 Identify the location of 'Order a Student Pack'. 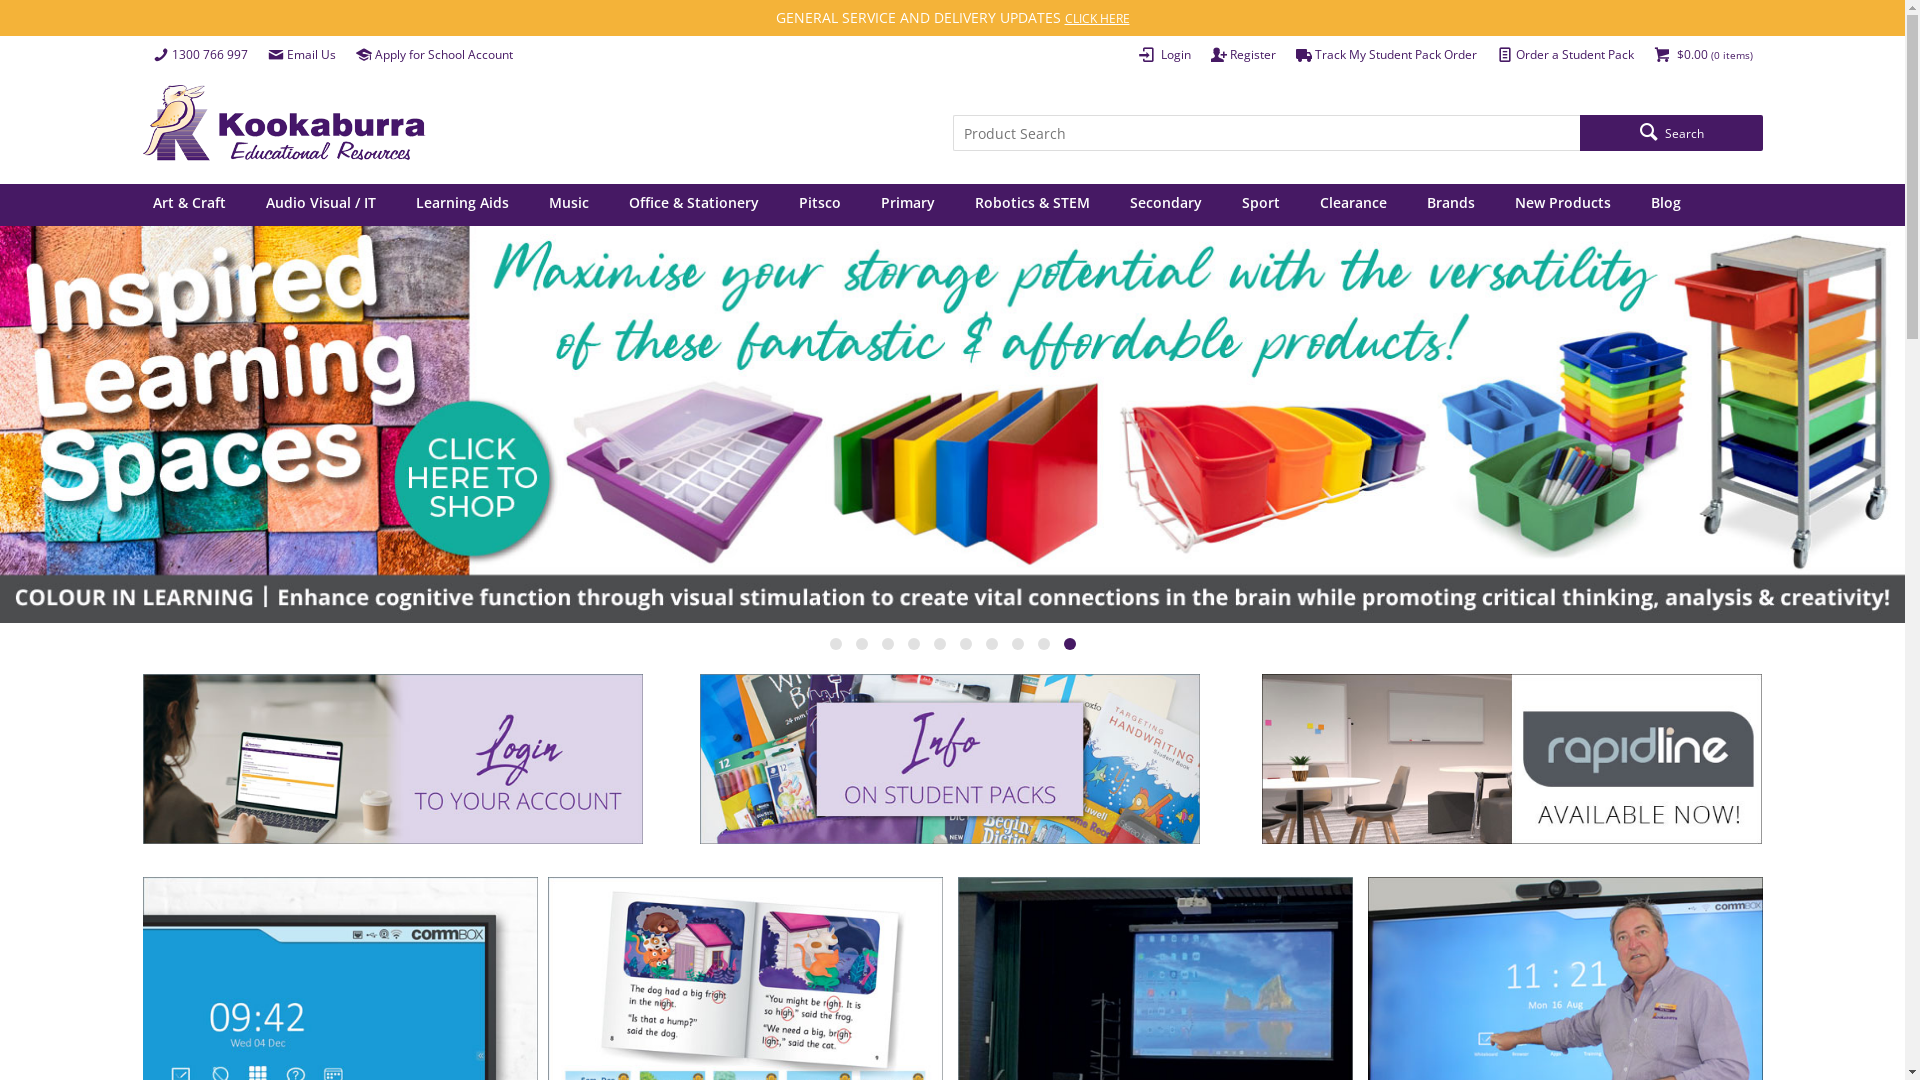
(1563, 53).